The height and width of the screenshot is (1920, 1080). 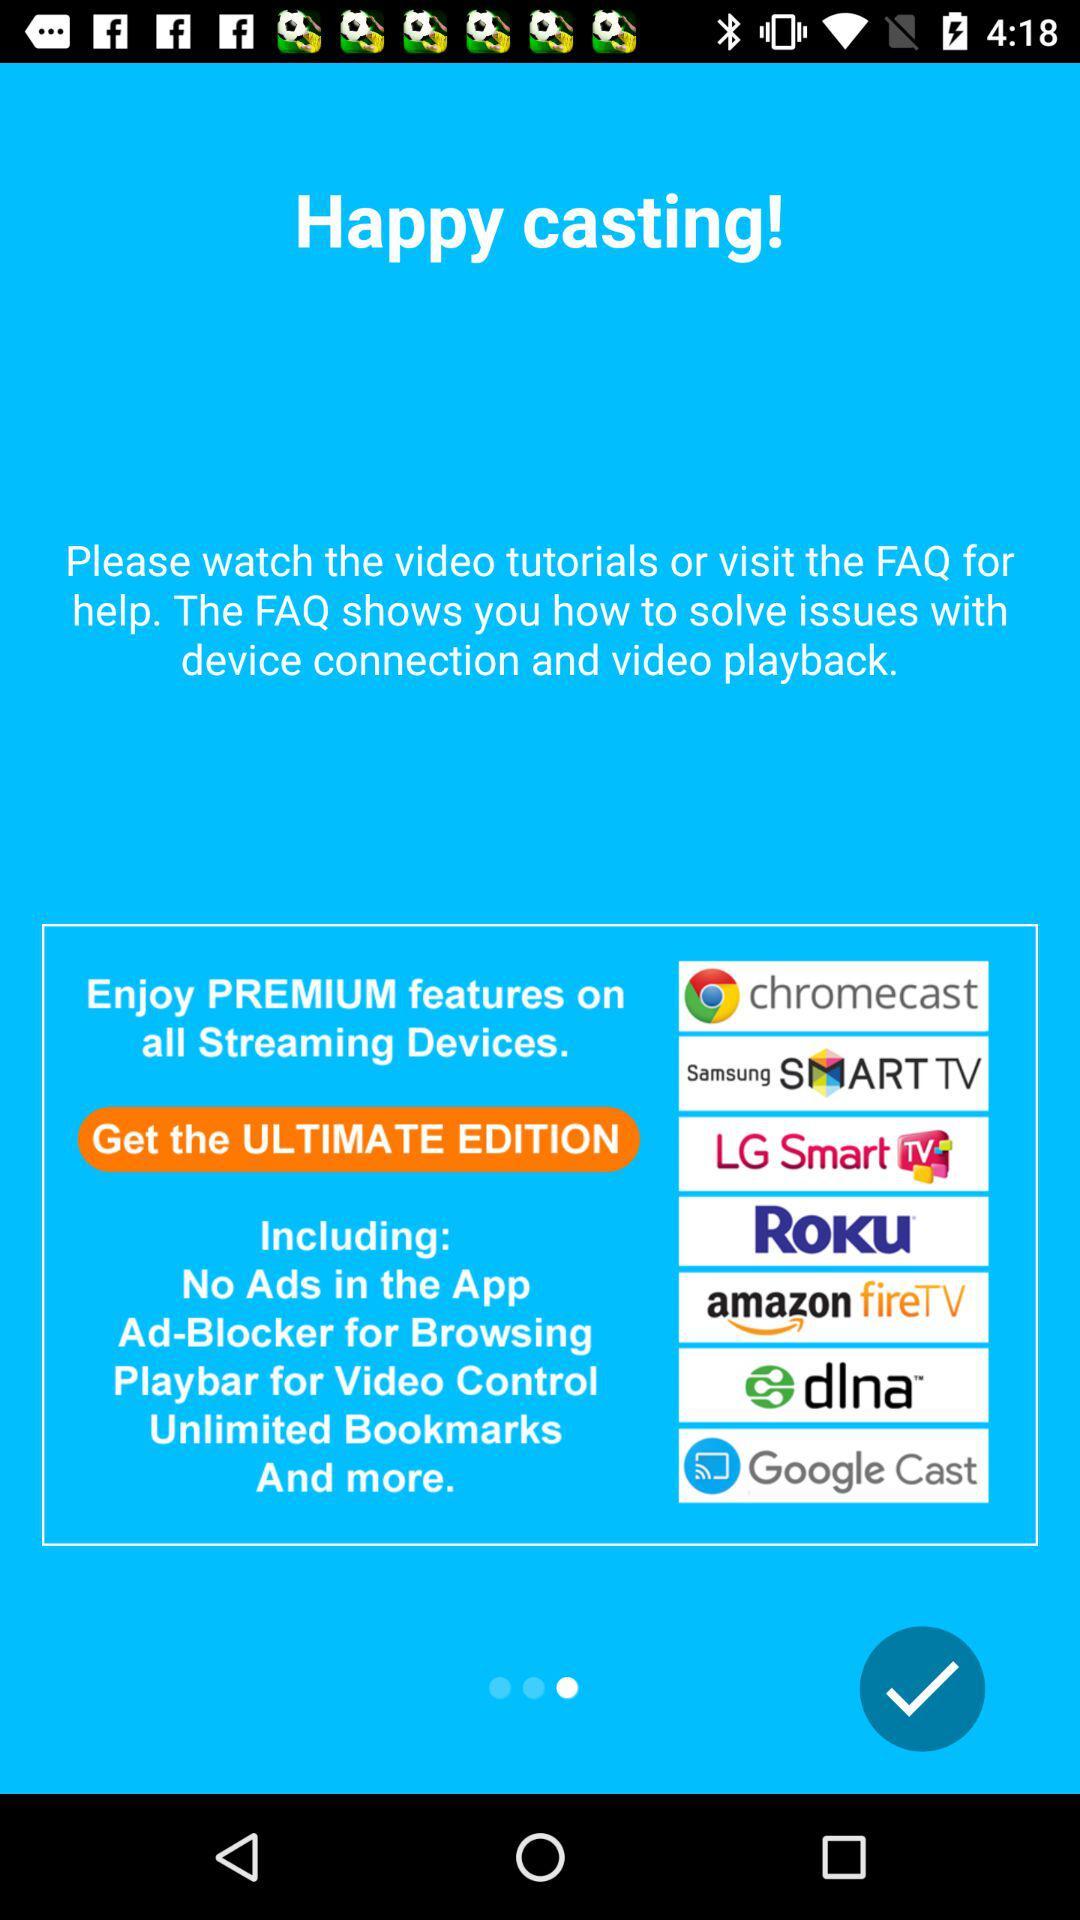 What do you see at coordinates (922, 1688) in the screenshot?
I see `the check icon` at bounding box center [922, 1688].